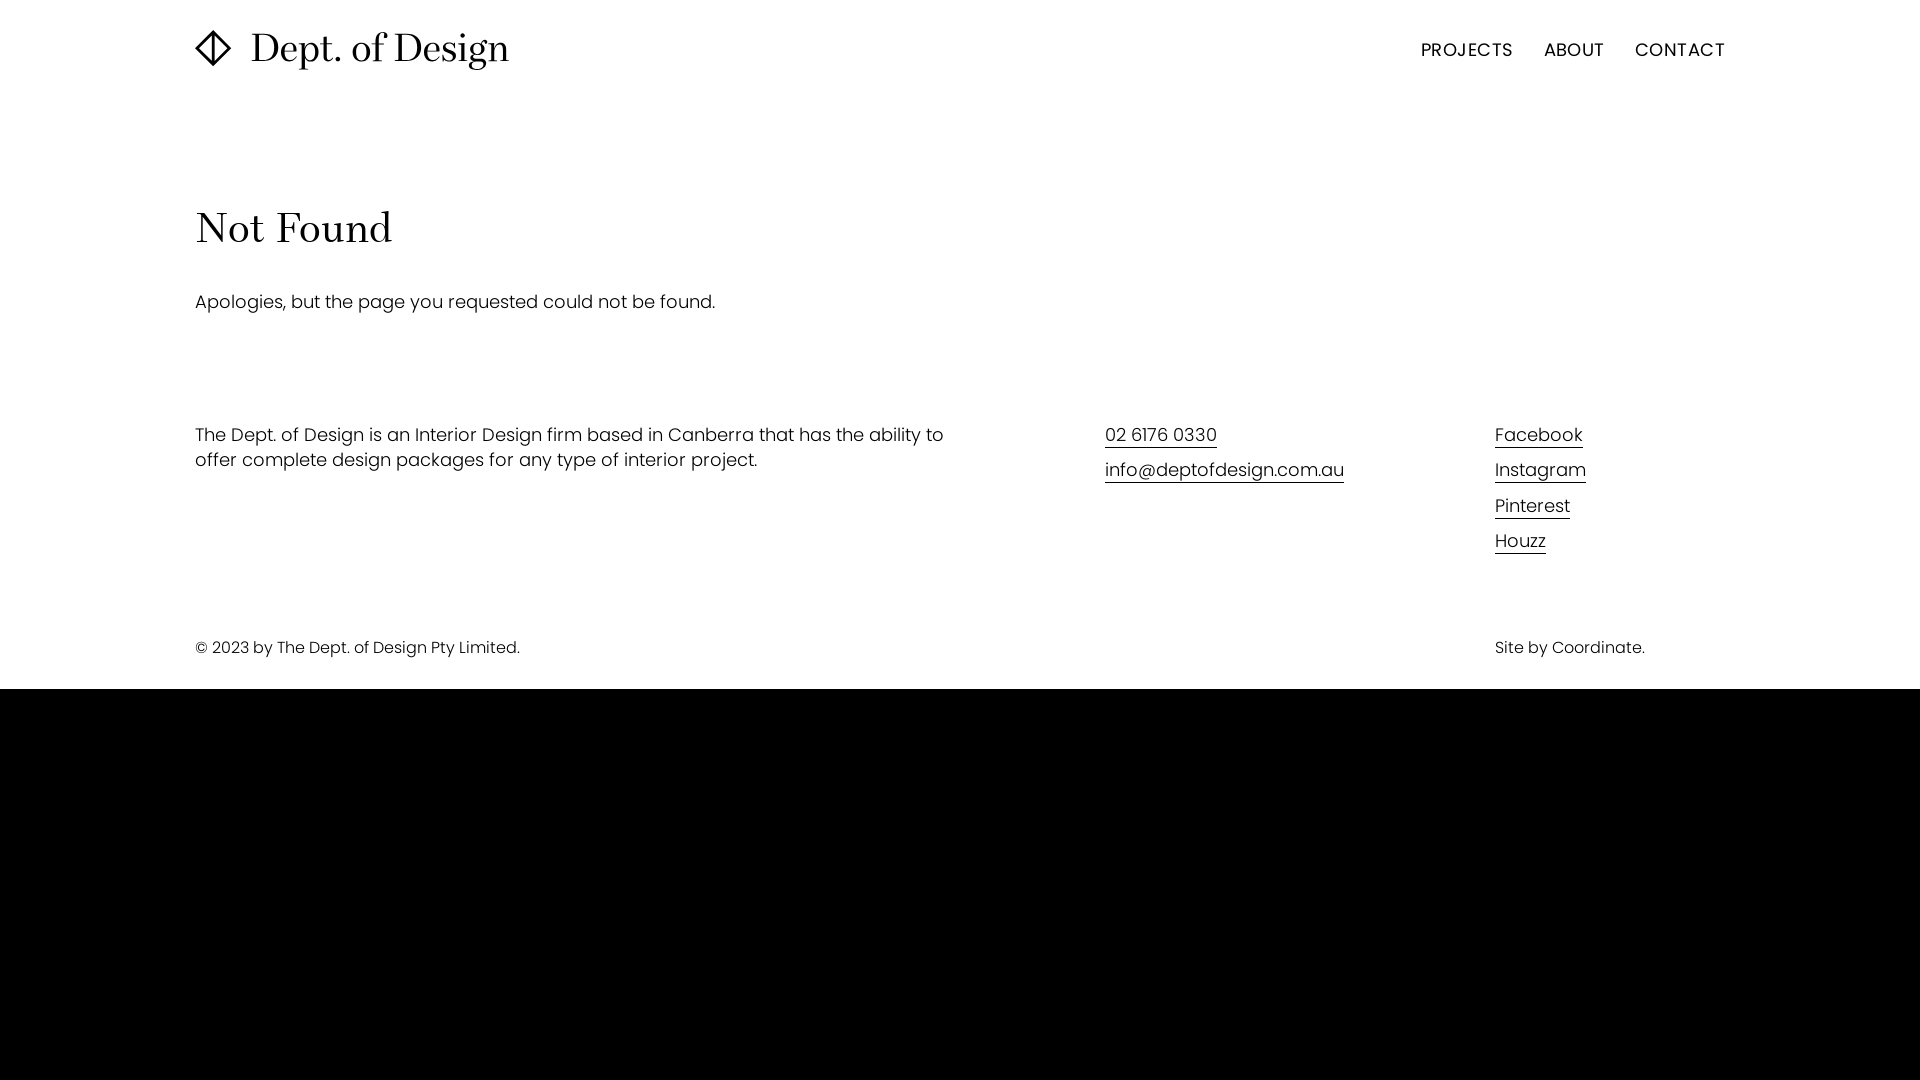  Describe the element at coordinates (1538, 433) in the screenshot. I see `'Facebook'` at that location.